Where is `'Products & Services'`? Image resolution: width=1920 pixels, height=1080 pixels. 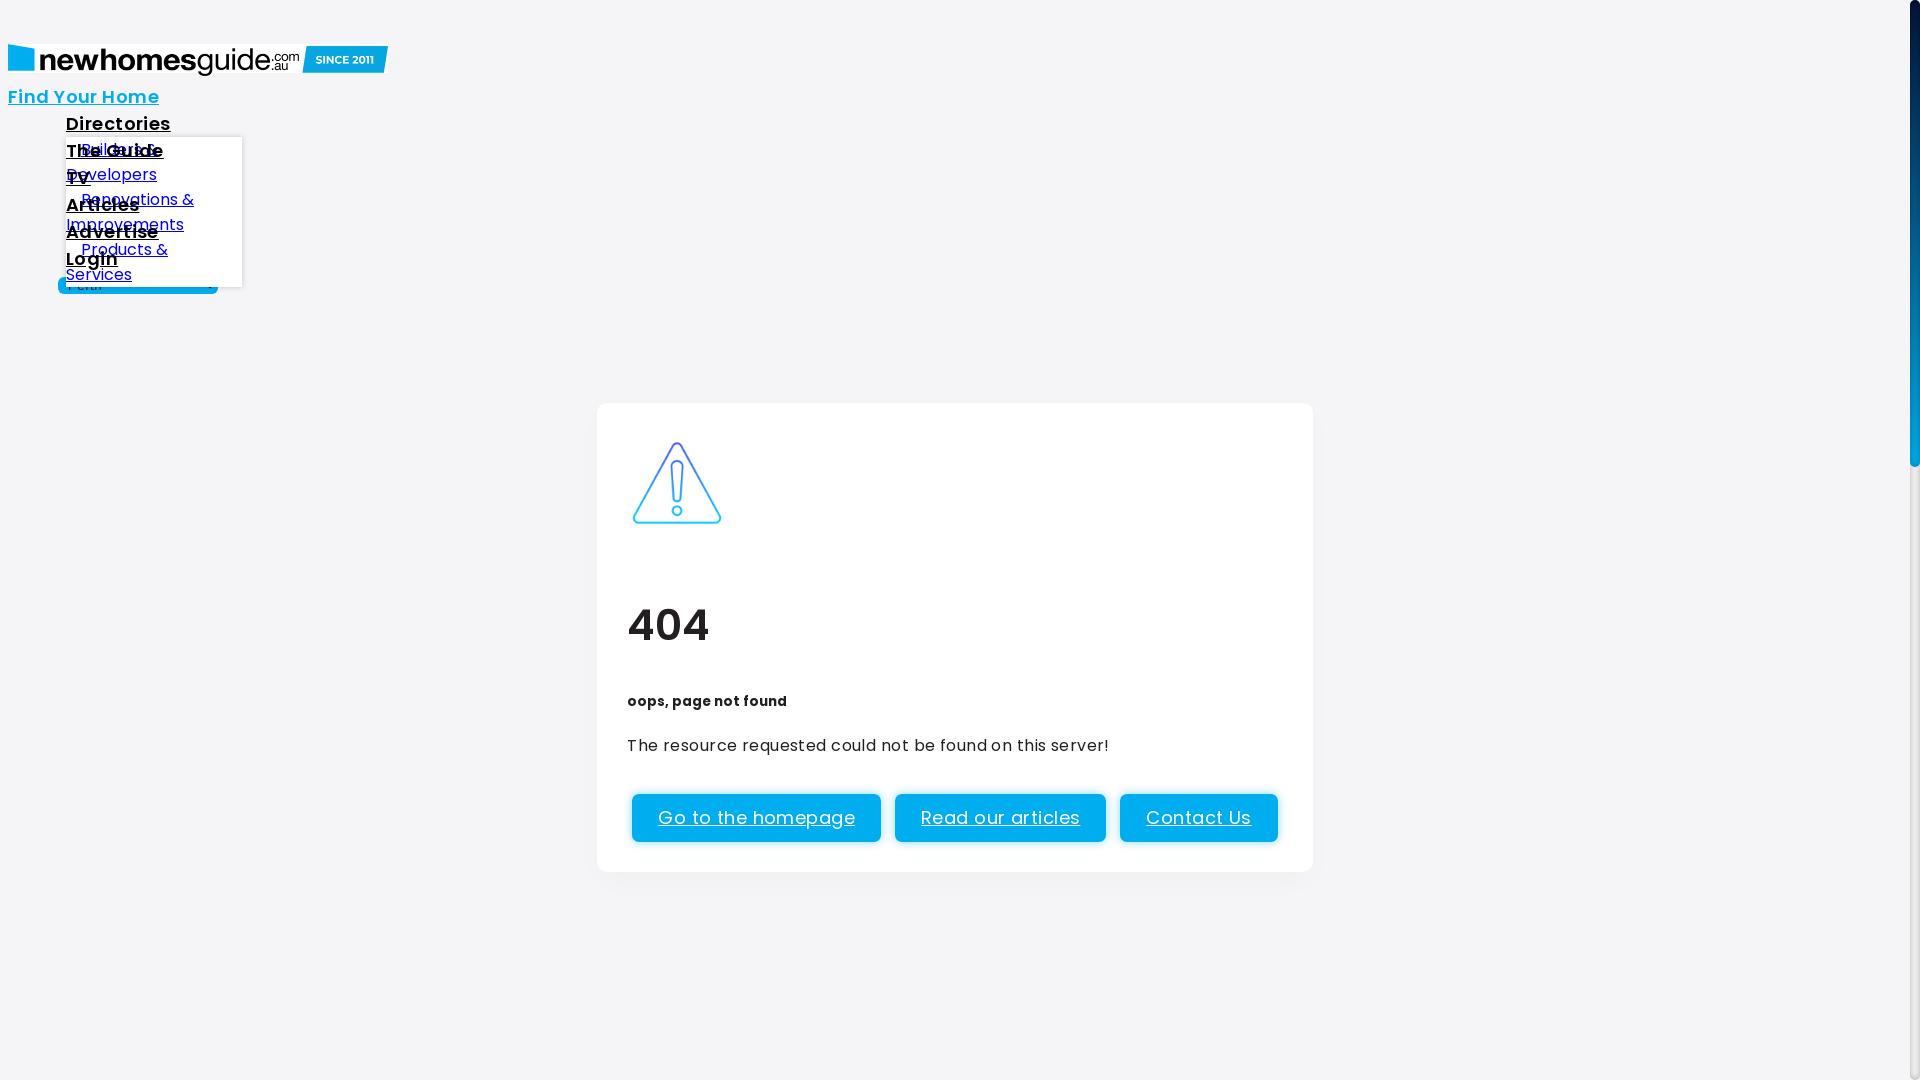 'Products & Services' is located at coordinates (115, 261).